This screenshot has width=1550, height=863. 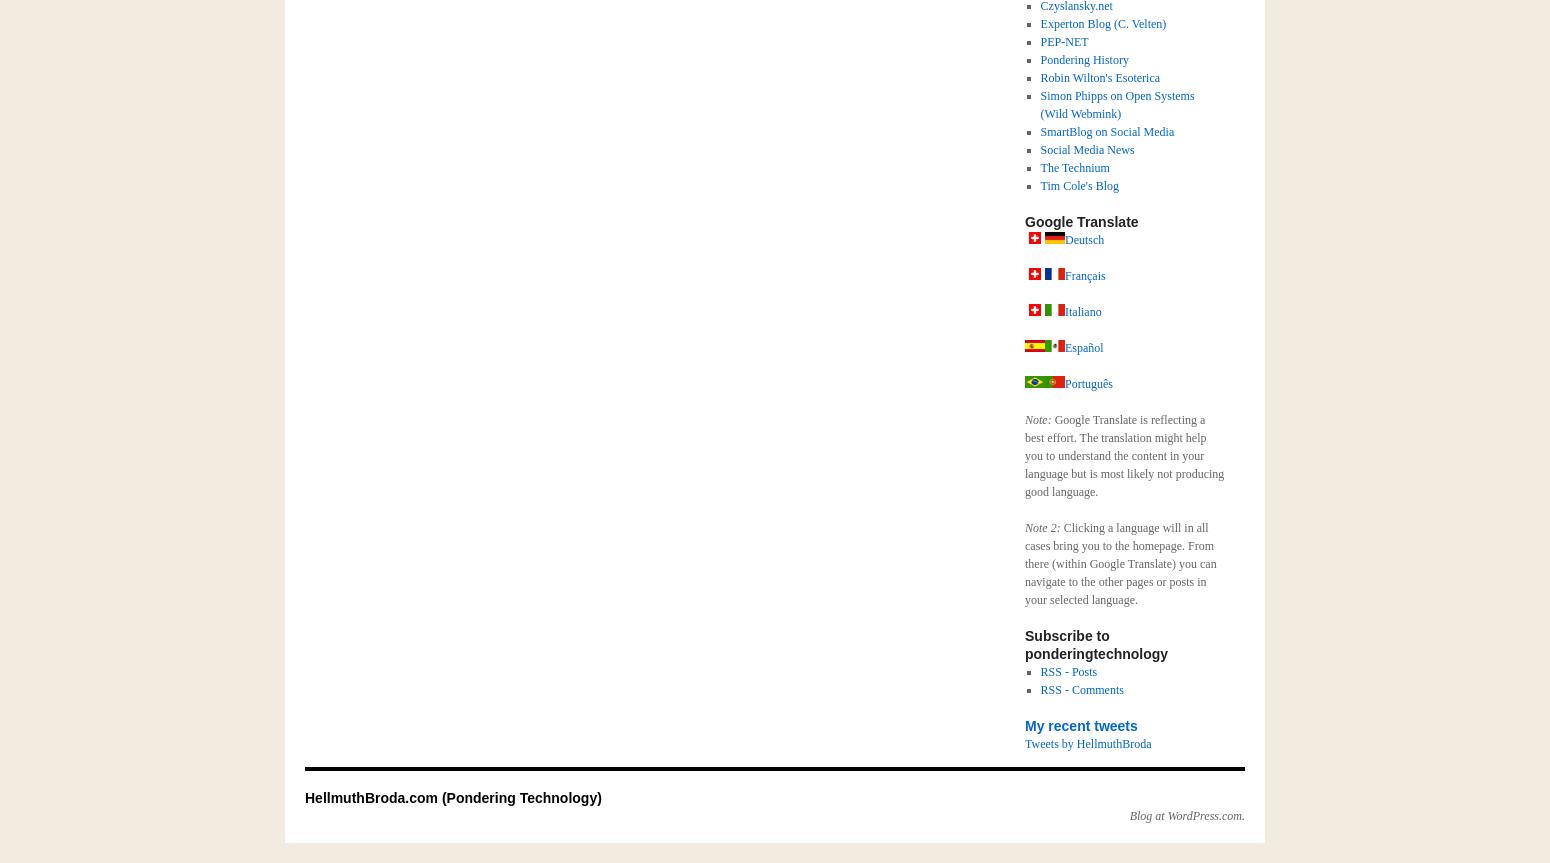 What do you see at coordinates (1088, 384) in the screenshot?
I see `'Português'` at bounding box center [1088, 384].